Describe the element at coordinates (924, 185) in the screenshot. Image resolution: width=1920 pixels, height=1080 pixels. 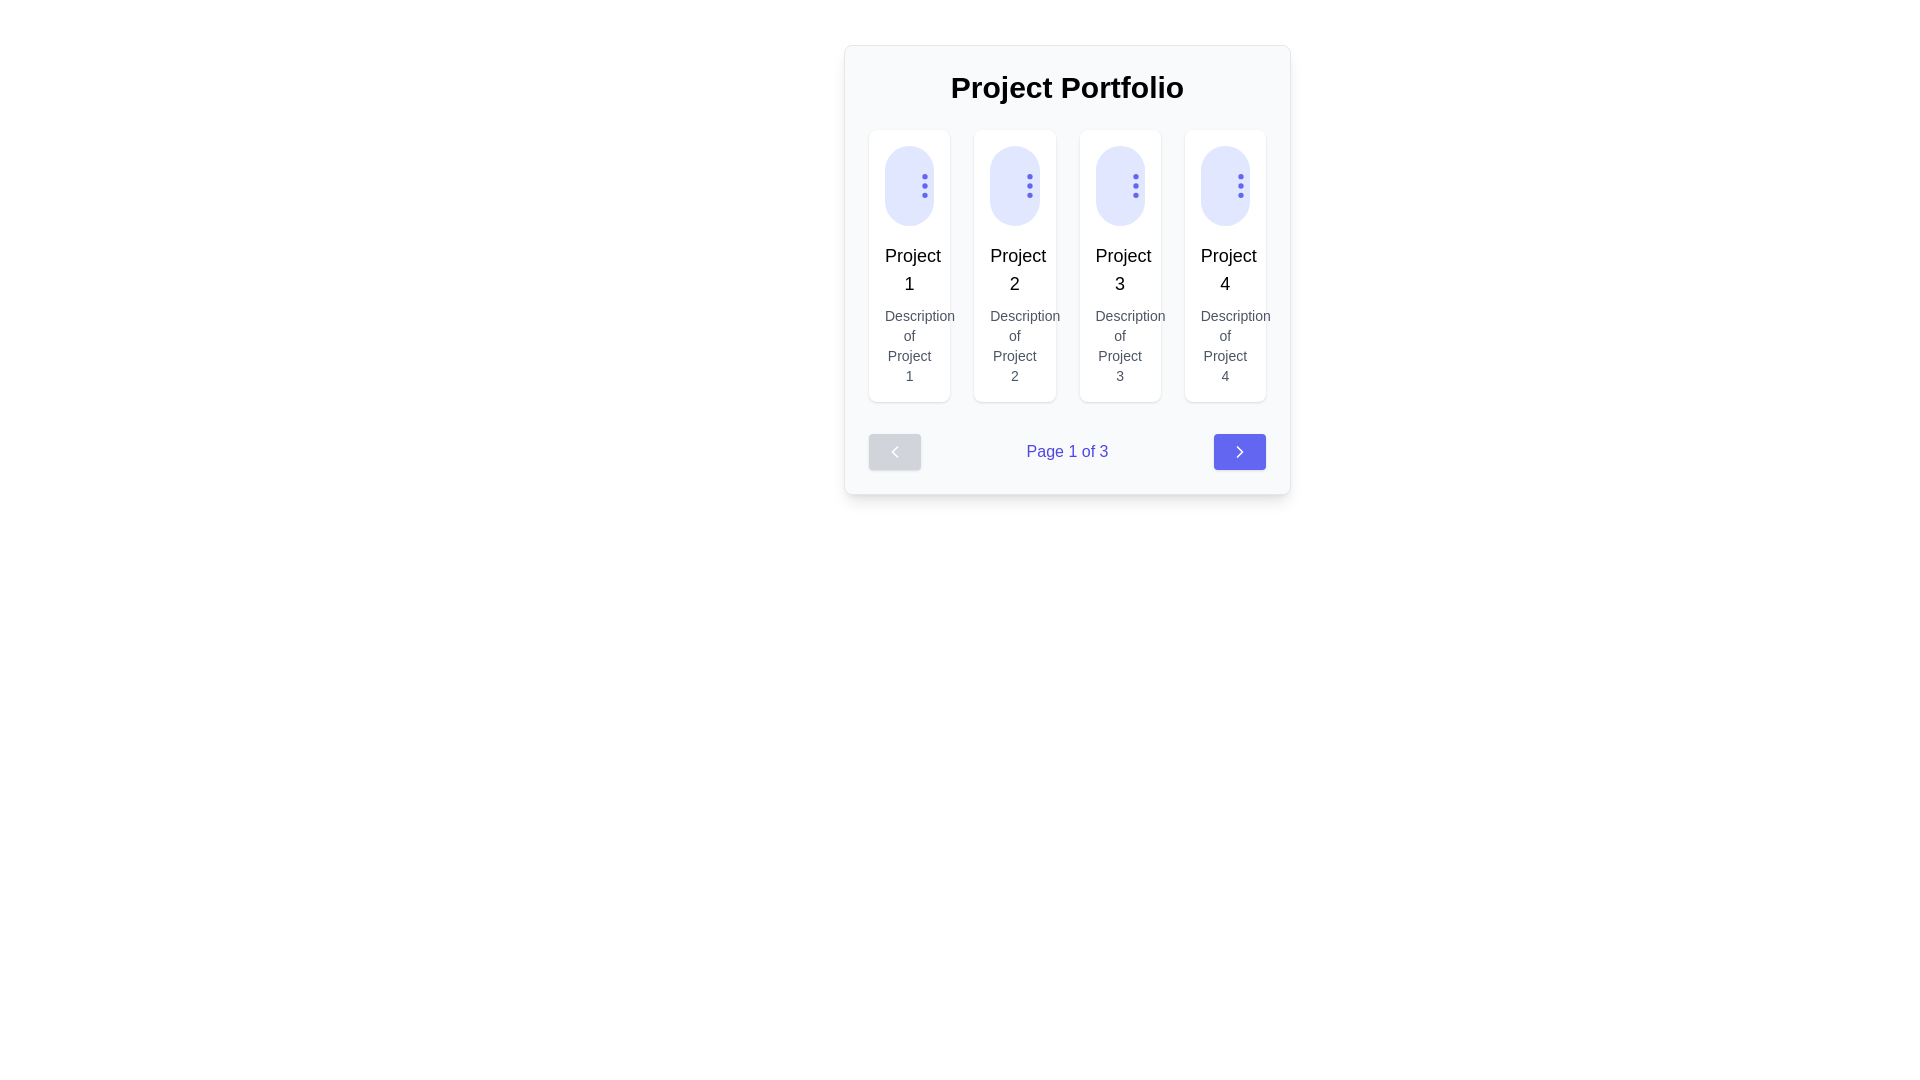
I see `the first vertical ellipsis IconButton associated with the 'Project 1' item` at that location.